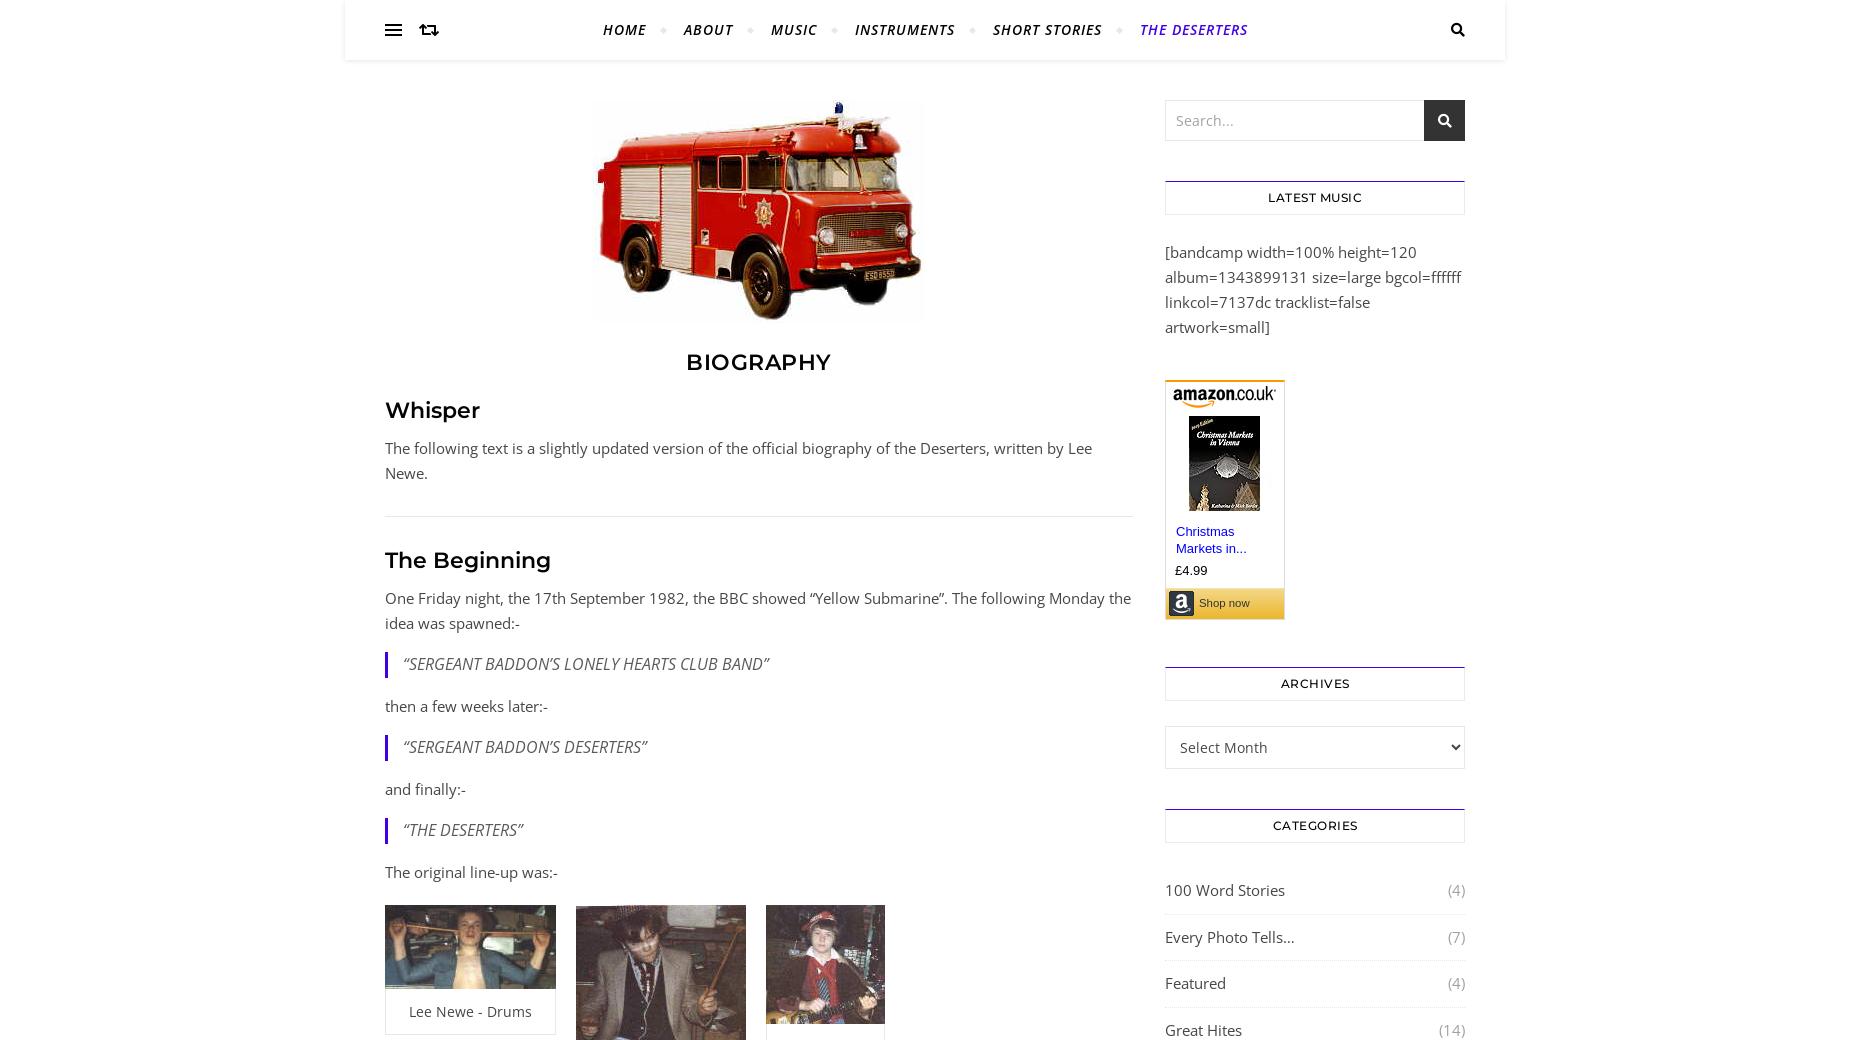 Image resolution: width=1850 pixels, height=1040 pixels. I want to click on 'Biography', so click(758, 361).